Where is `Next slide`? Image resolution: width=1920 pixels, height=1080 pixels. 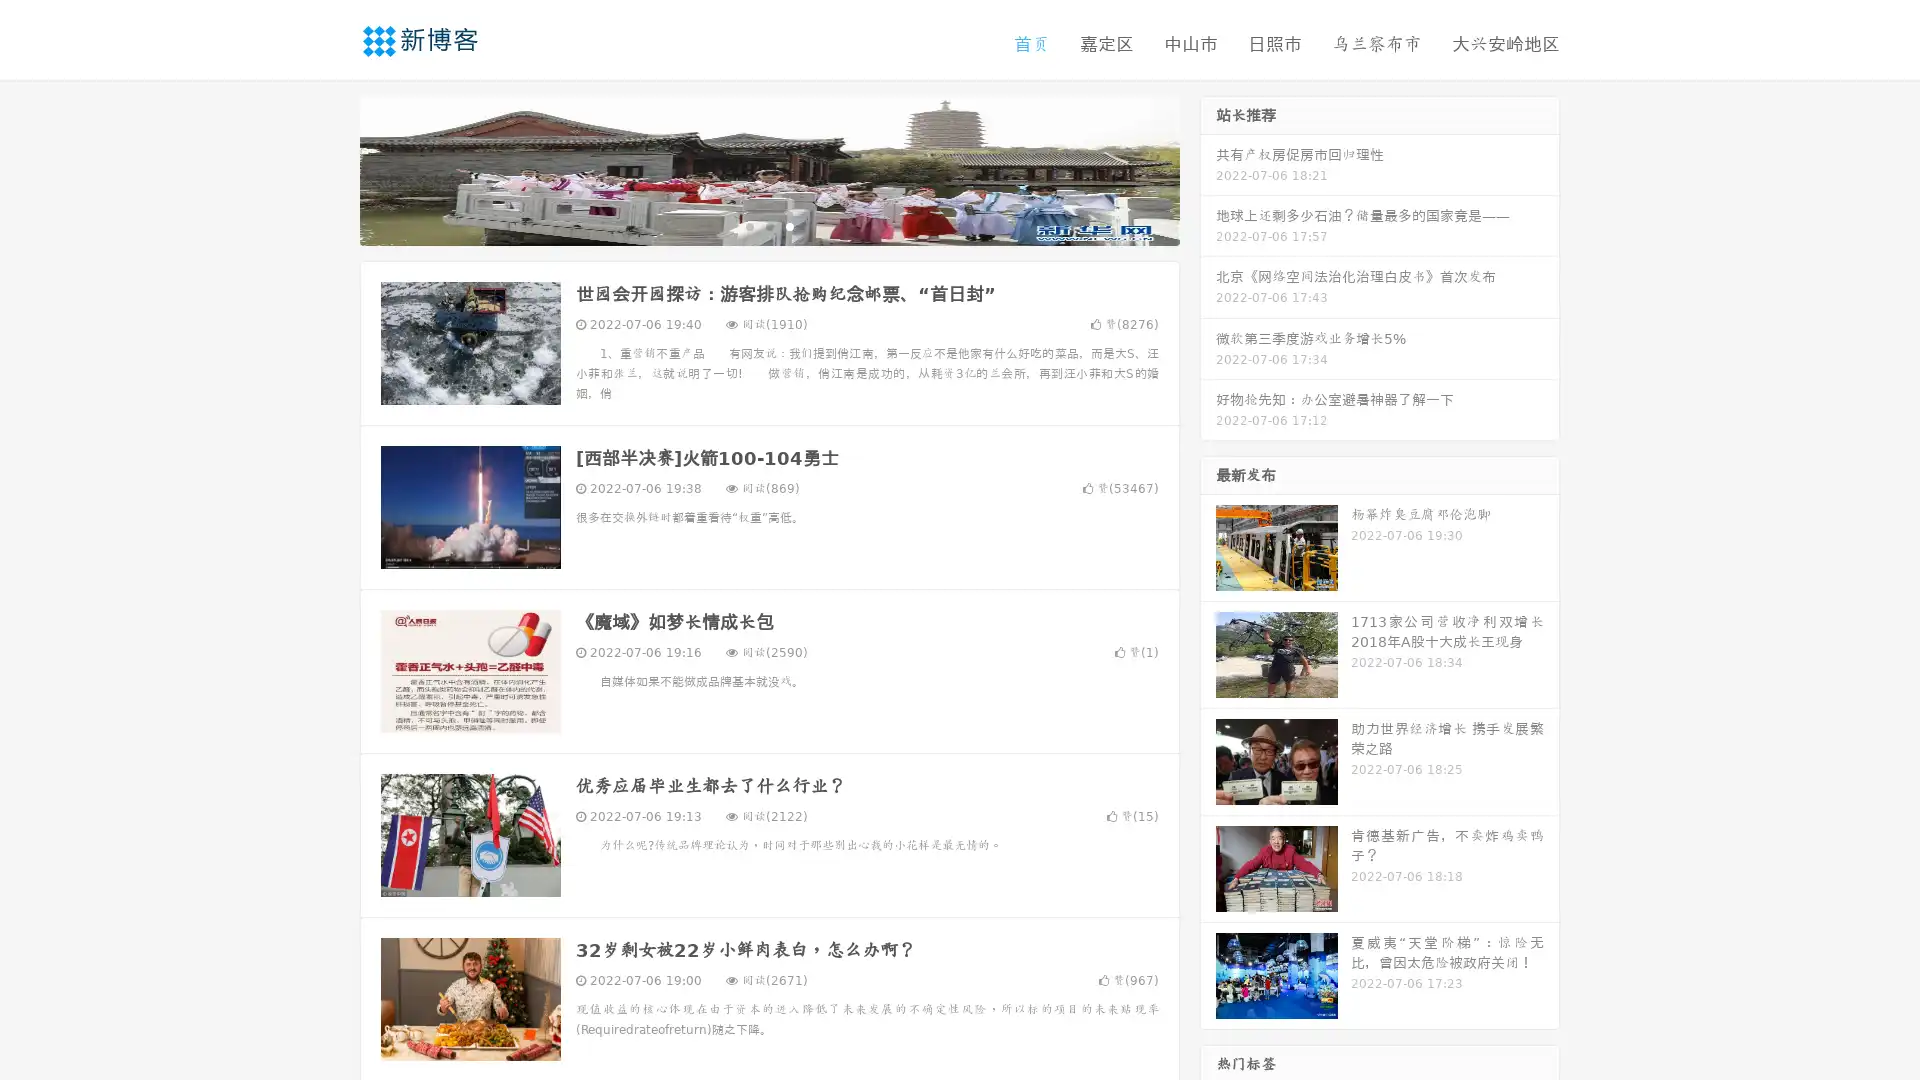 Next slide is located at coordinates (1208, 168).